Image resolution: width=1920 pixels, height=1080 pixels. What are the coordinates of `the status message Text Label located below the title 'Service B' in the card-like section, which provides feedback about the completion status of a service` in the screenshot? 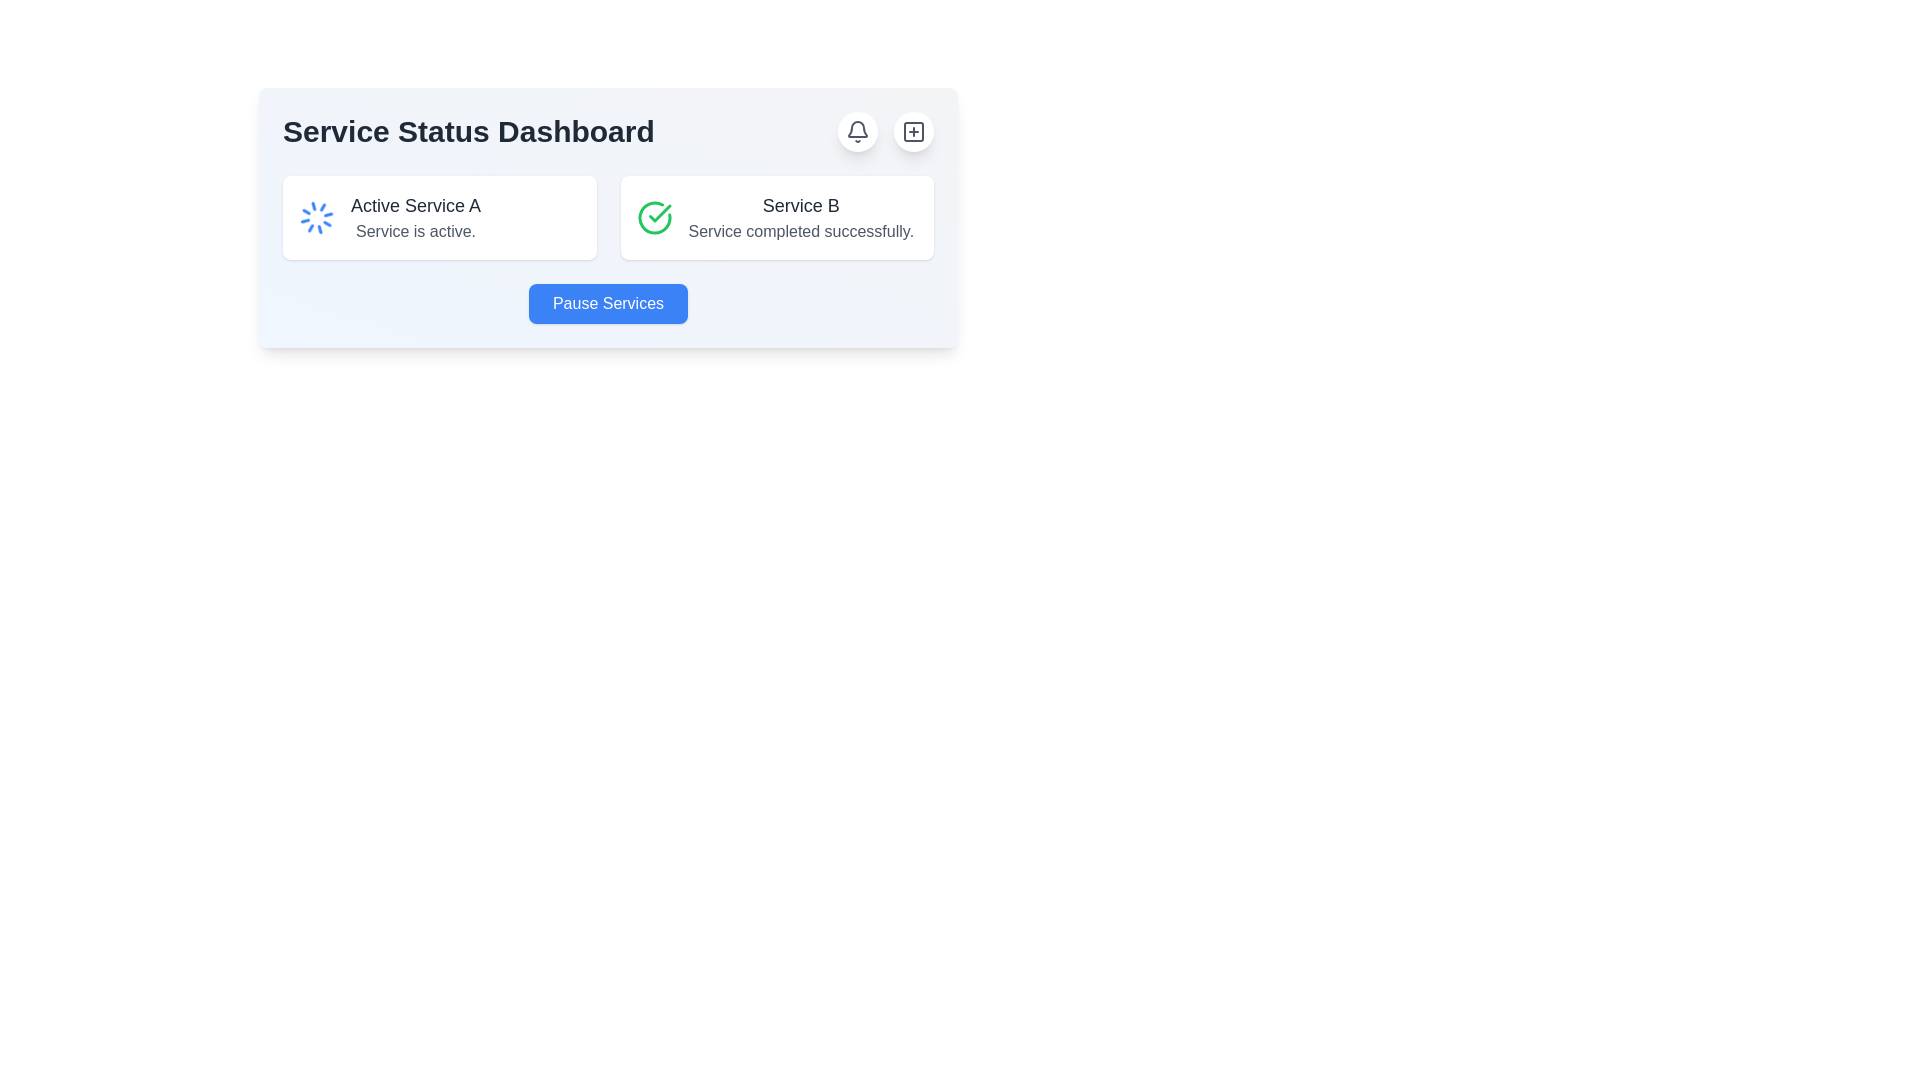 It's located at (801, 230).